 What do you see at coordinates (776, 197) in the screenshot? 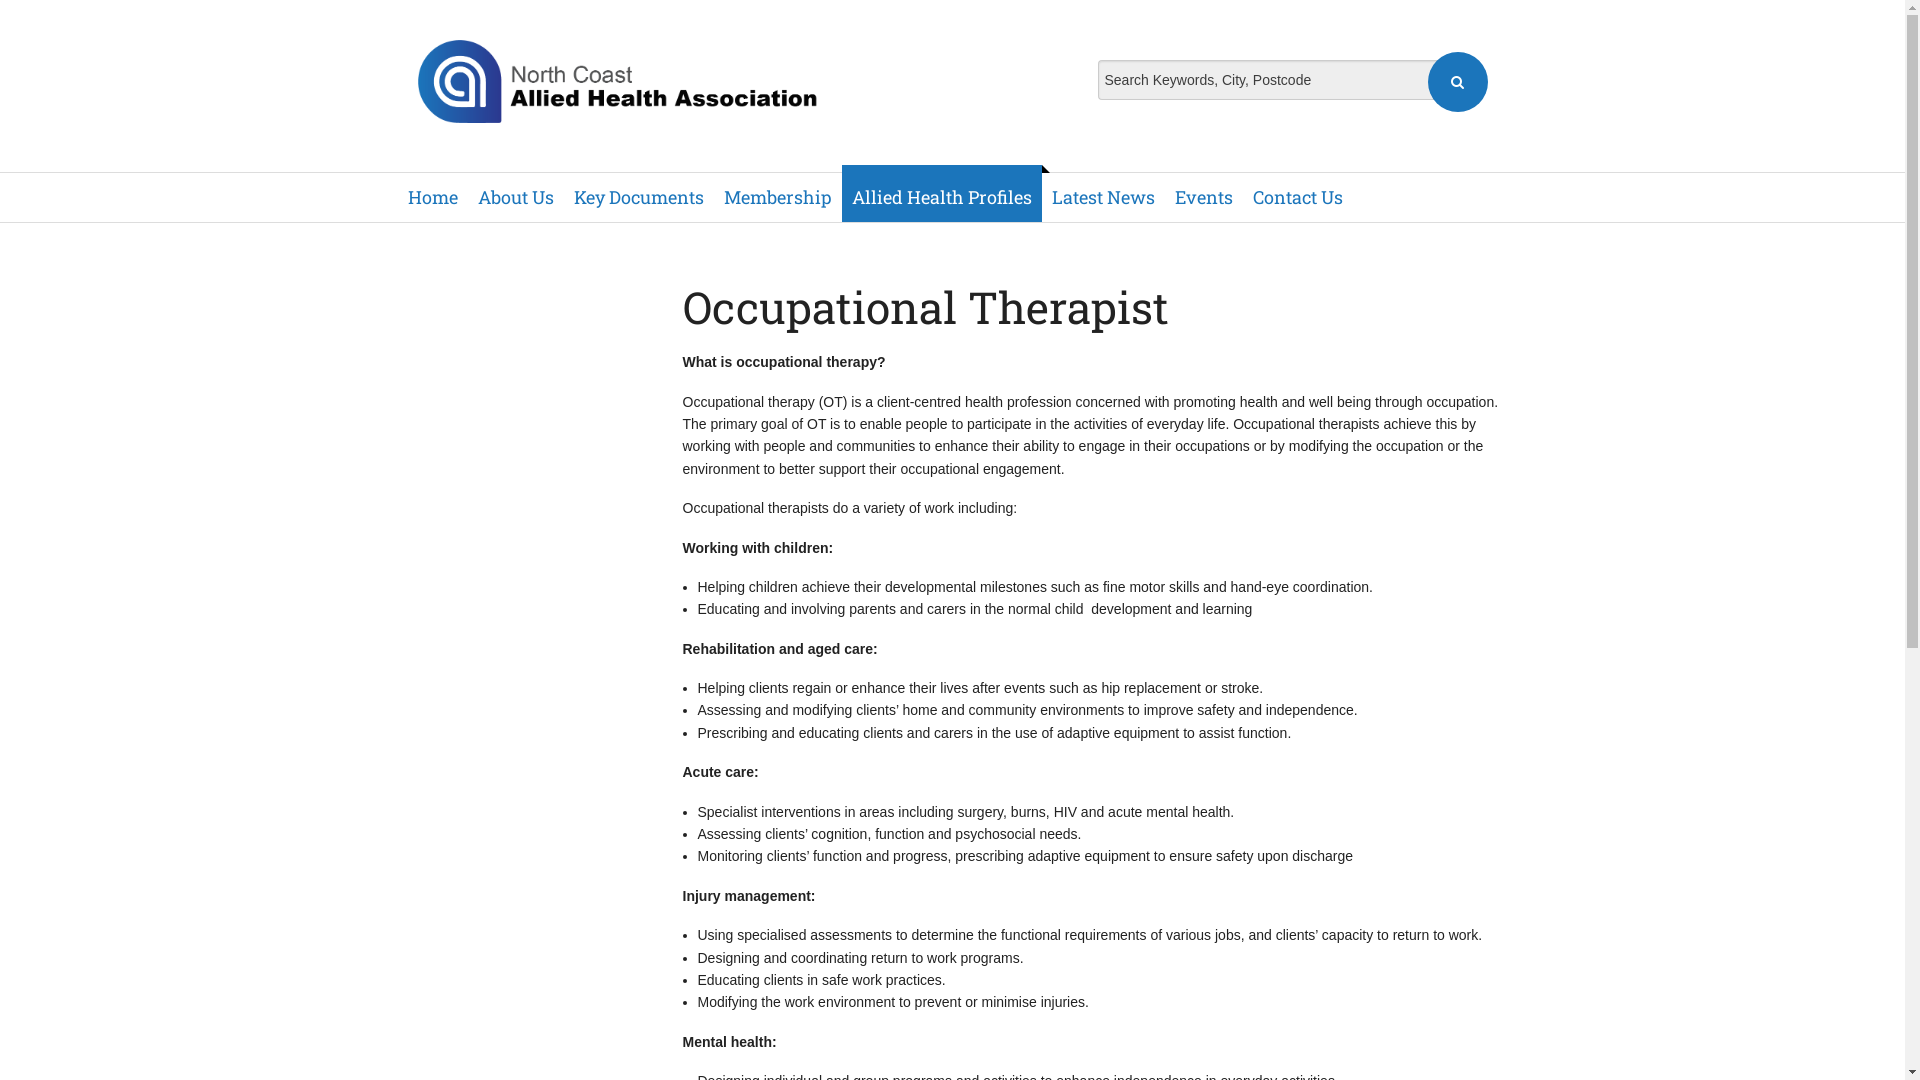
I see `'Membership'` at bounding box center [776, 197].